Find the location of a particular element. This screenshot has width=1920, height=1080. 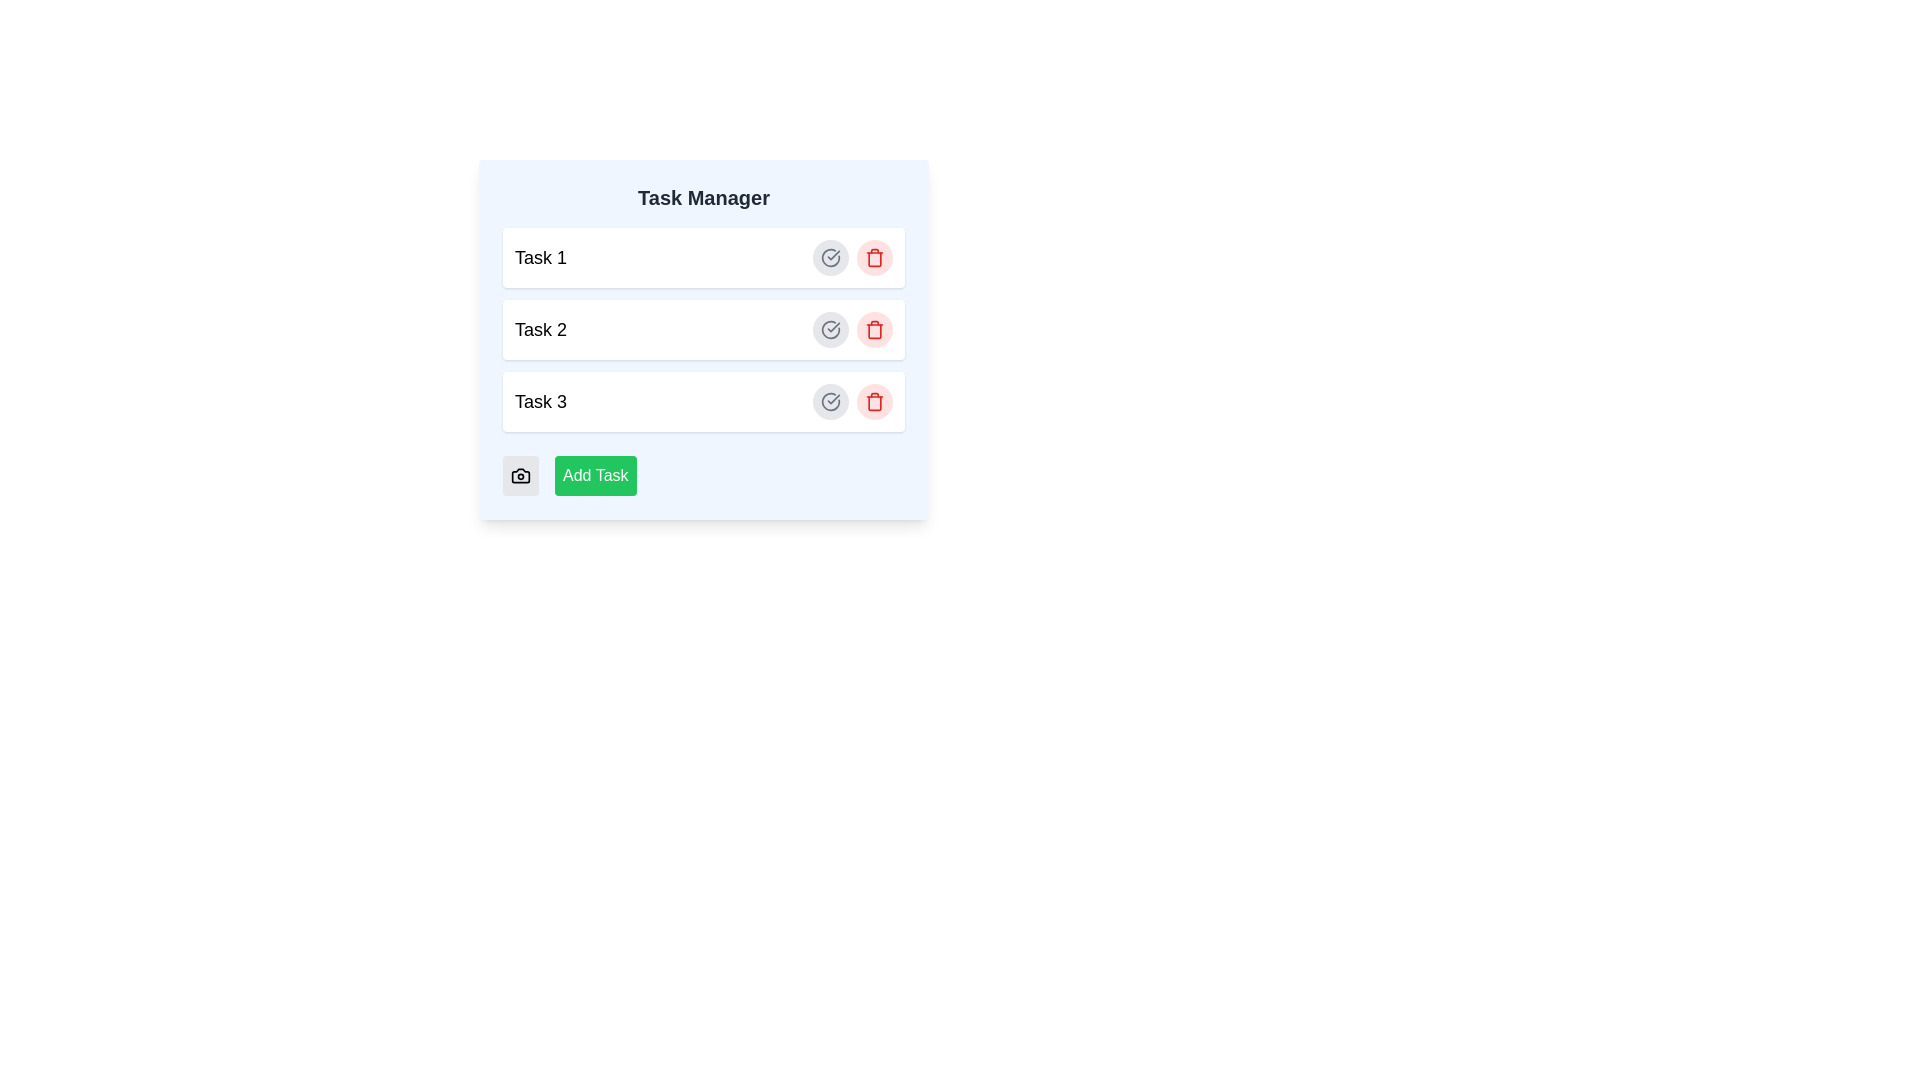

the circular icon with a checkmark inside, which has a gray outline and a transparent center, located next to the 'Task 2' label in the task list interface is located at coordinates (830, 329).